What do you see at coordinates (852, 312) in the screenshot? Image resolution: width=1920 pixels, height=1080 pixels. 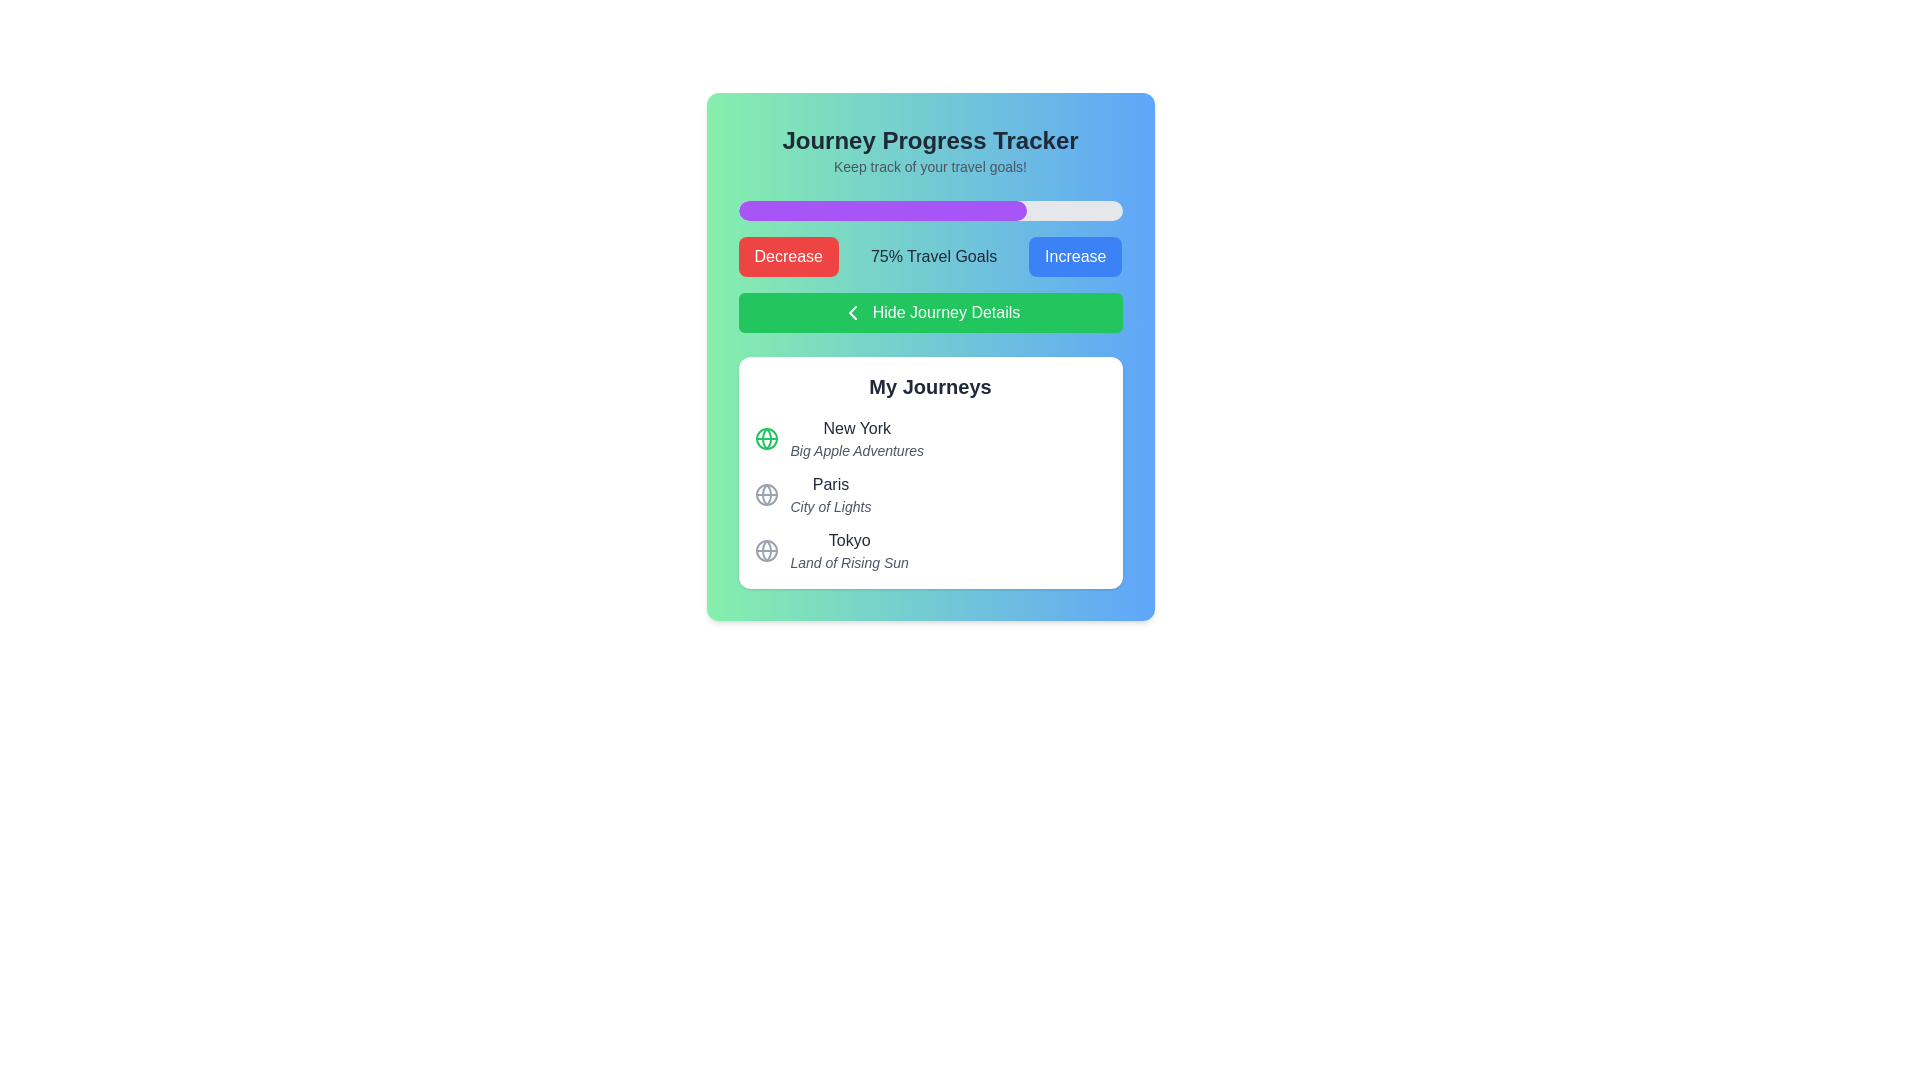 I see `the left-facing chevron icon that is part of the green button labeled 'Hide Journey Details'` at bounding box center [852, 312].